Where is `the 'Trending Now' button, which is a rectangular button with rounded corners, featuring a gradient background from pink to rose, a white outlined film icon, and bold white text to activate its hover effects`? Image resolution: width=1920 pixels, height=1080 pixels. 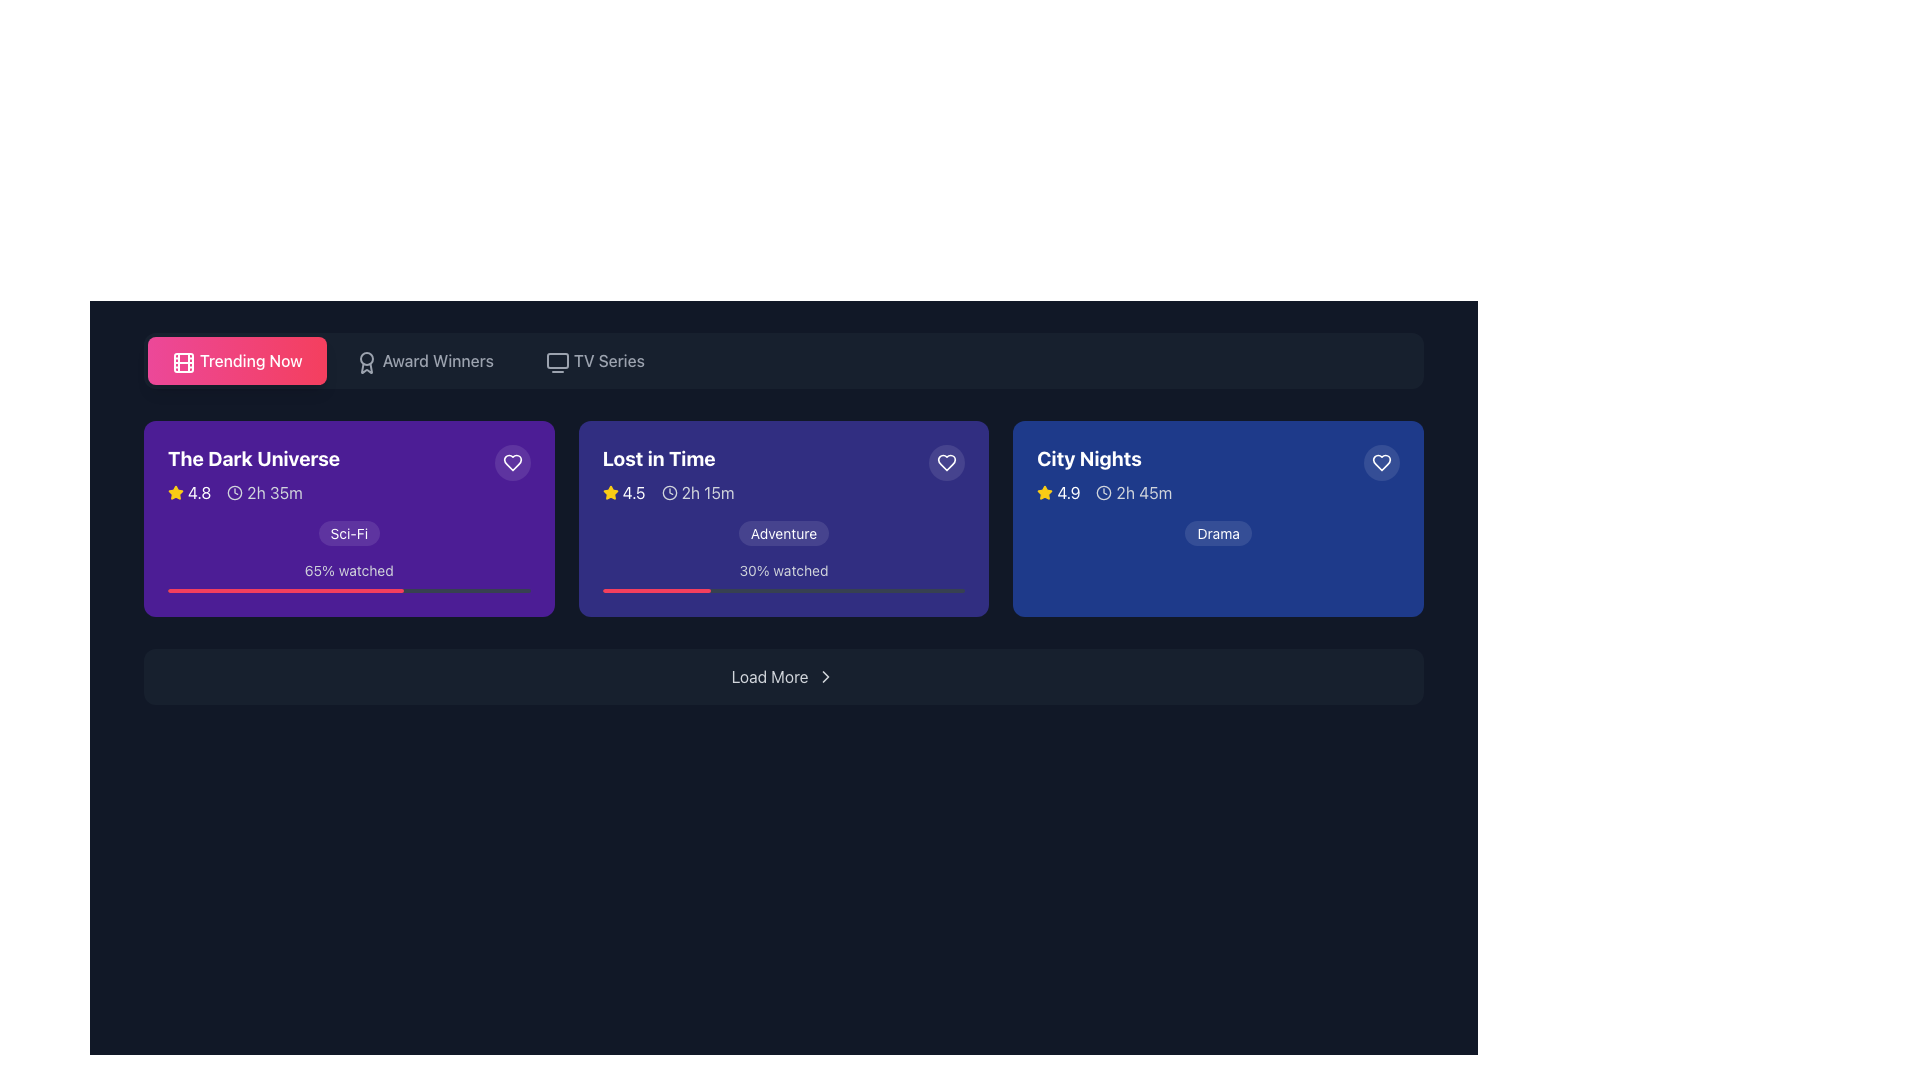 the 'Trending Now' button, which is a rectangular button with rounded corners, featuring a gradient background from pink to rose, a white outlined film icon, and bold white text to activate its hover effects is located at coordinates (237, 361).